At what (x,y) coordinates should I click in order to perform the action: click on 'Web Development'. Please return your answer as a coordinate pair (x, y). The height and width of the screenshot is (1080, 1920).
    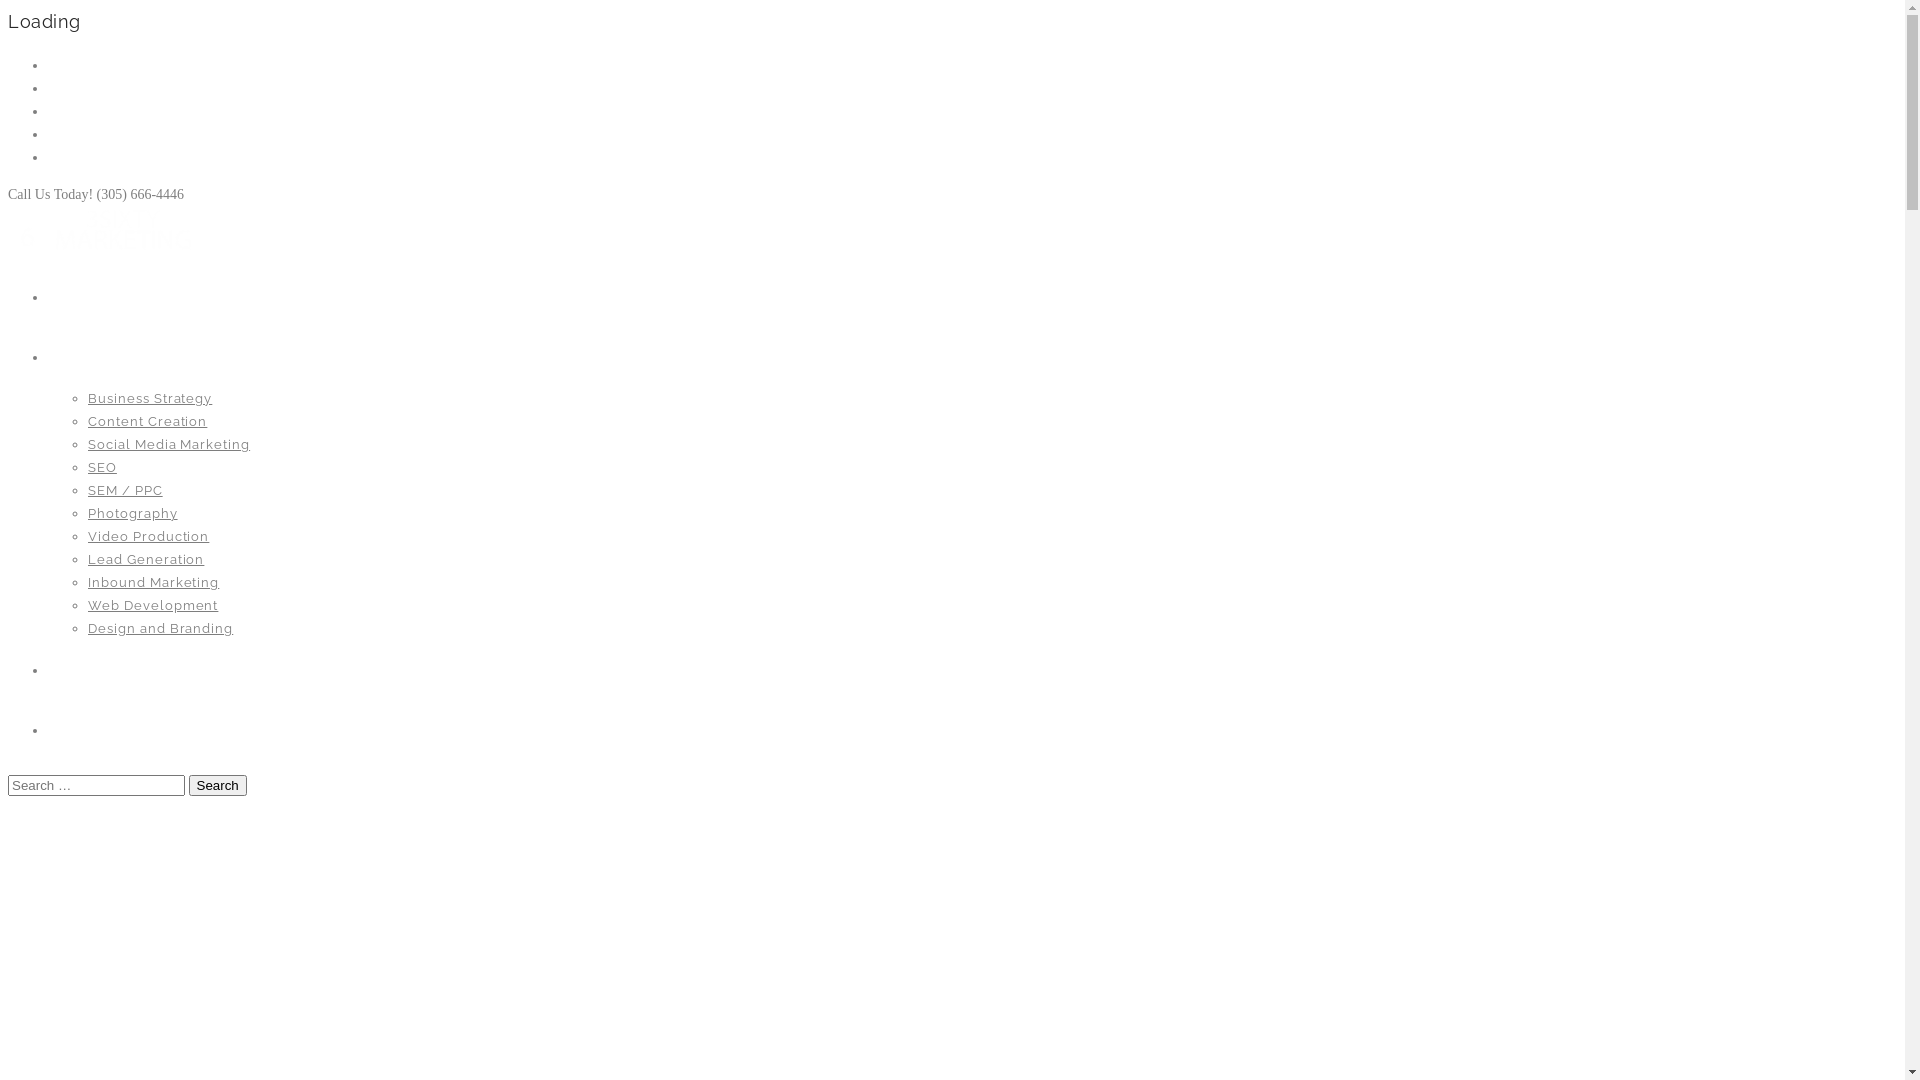
    Looking at the image, I should click on (152, 604).